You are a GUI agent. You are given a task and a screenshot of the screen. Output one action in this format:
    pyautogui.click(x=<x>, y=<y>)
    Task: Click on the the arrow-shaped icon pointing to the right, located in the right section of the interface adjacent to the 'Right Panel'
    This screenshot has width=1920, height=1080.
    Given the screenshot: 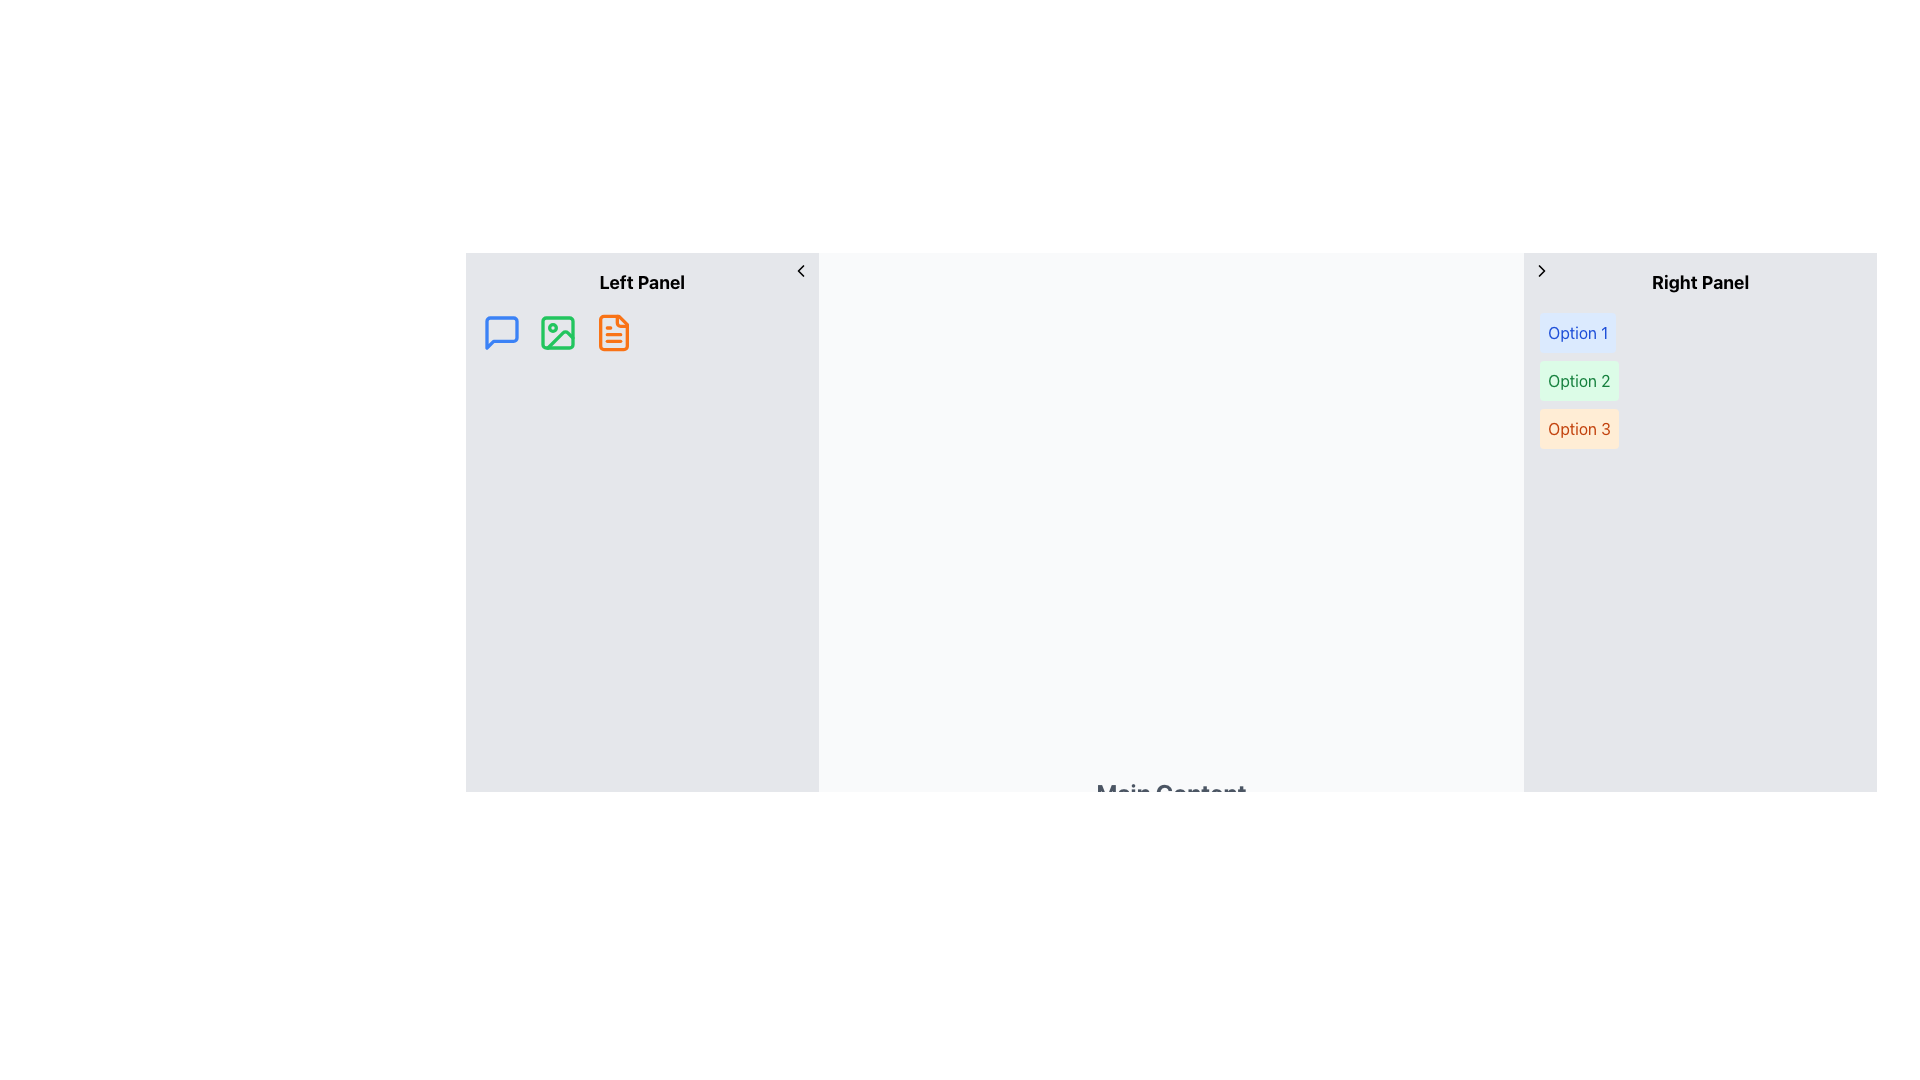 What is the action you would take?
    pyautogui.click(x=1541, y=270)
    